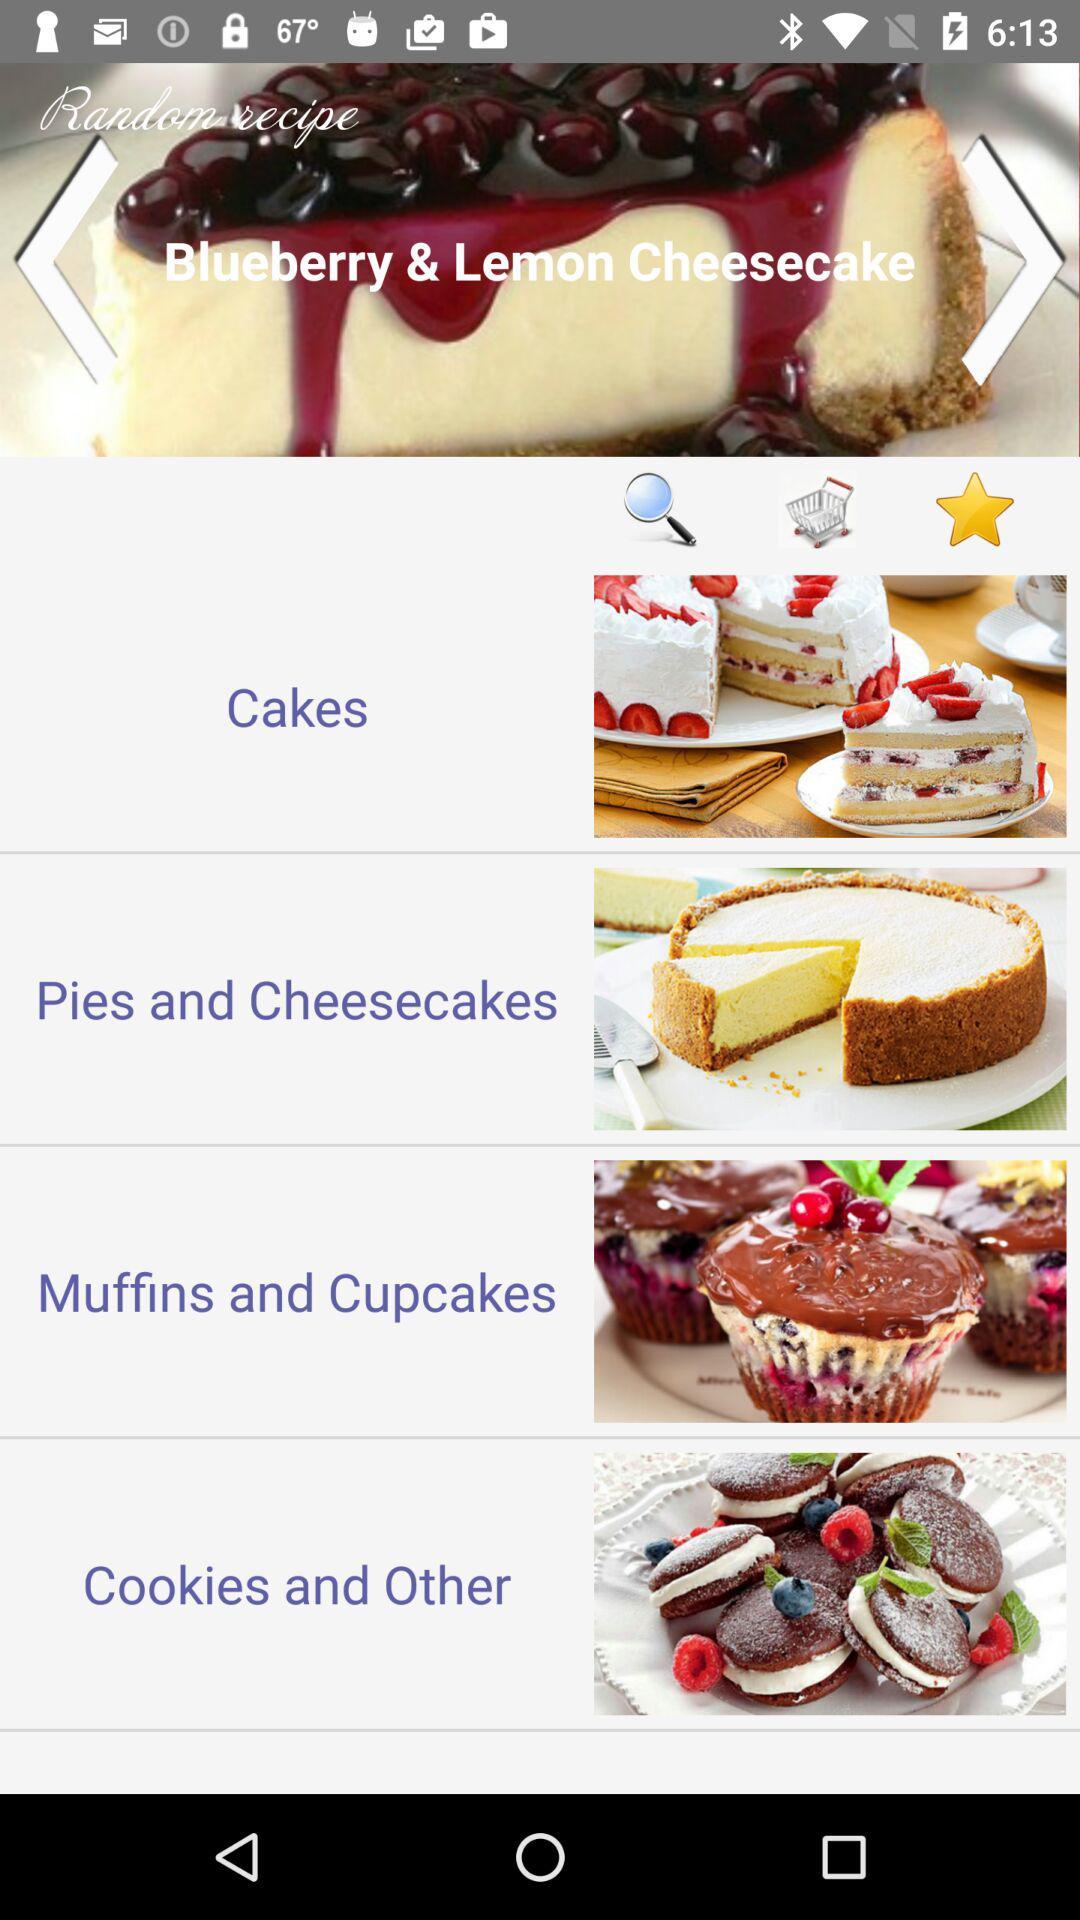 This screenshot has height=1920, width=1080. What do you see at coordinates (974, 509) in the screenshot?
I see `like page` at bounding box center [974, 509].